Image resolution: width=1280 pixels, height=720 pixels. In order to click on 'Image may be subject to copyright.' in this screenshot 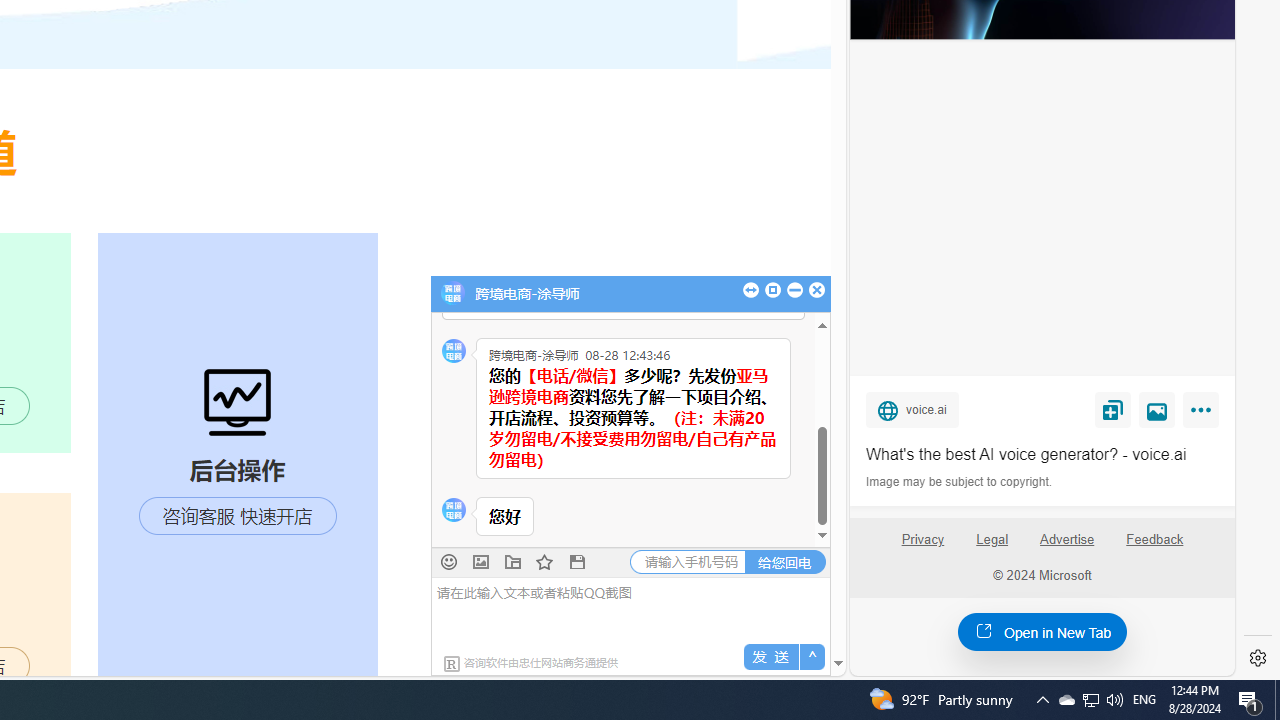, I will do `click(960, 482)`.